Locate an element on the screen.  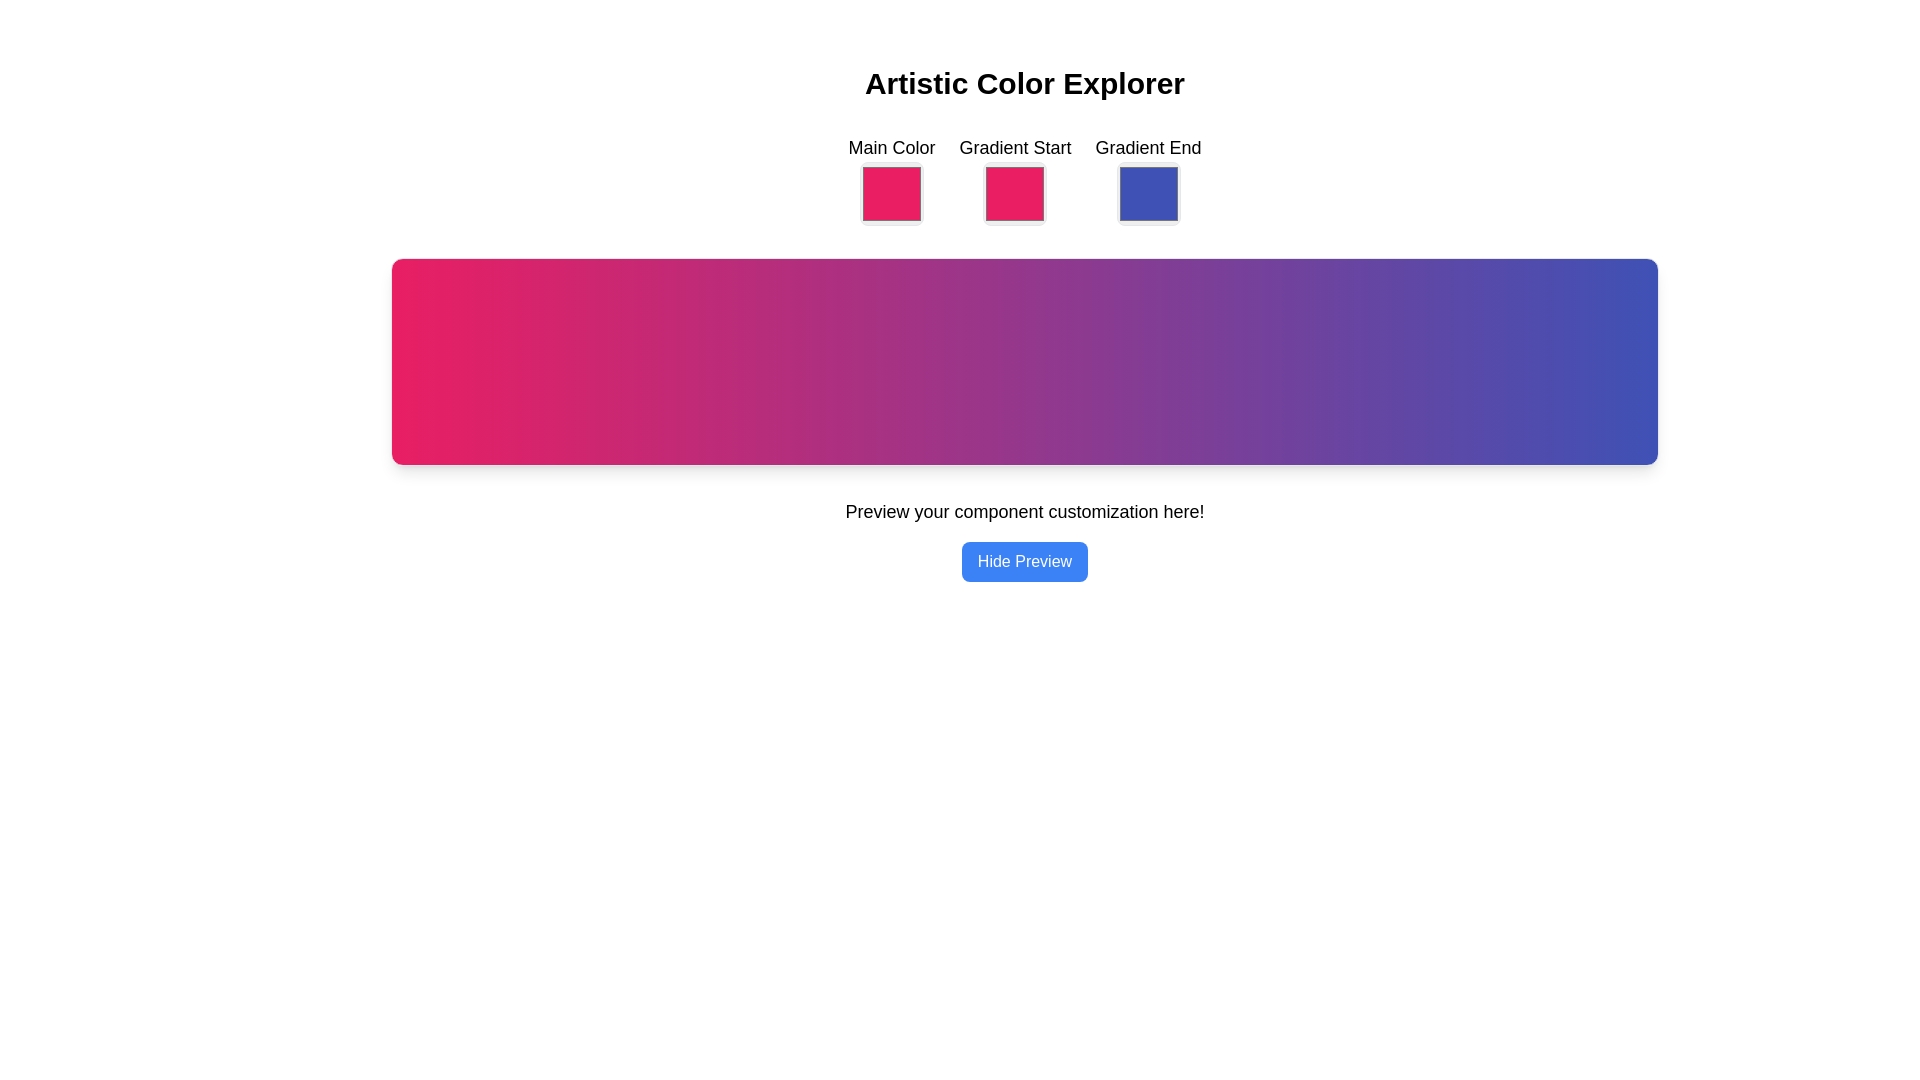
the 'Gradient Start' text label, which is a medium-weight header positioned above the gradient color picking section is located at coordinates (1015, 146).